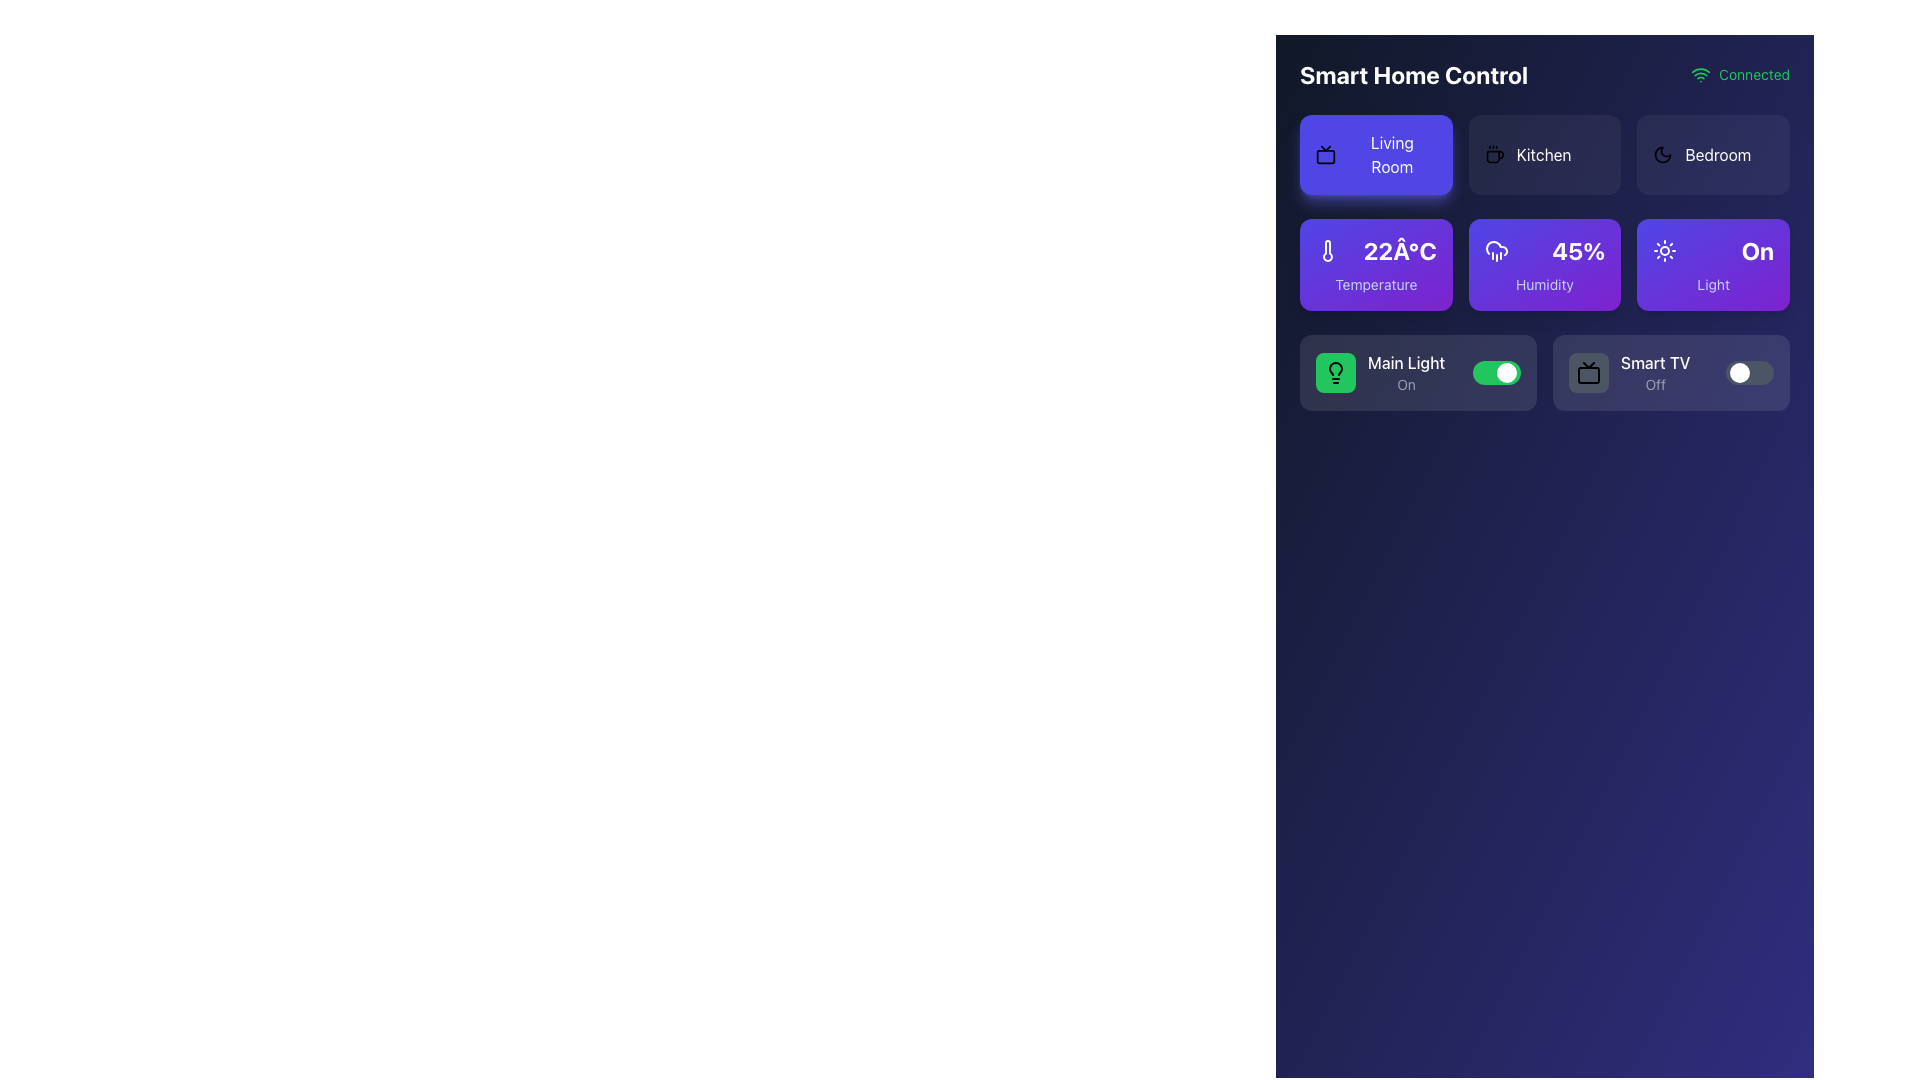  Describe the element at coordinates (1671, 373) in the screenshot. I see `the device control toggle switch for the 'Smart TV' to change its current state between 'On' and 'Off'` at that location.